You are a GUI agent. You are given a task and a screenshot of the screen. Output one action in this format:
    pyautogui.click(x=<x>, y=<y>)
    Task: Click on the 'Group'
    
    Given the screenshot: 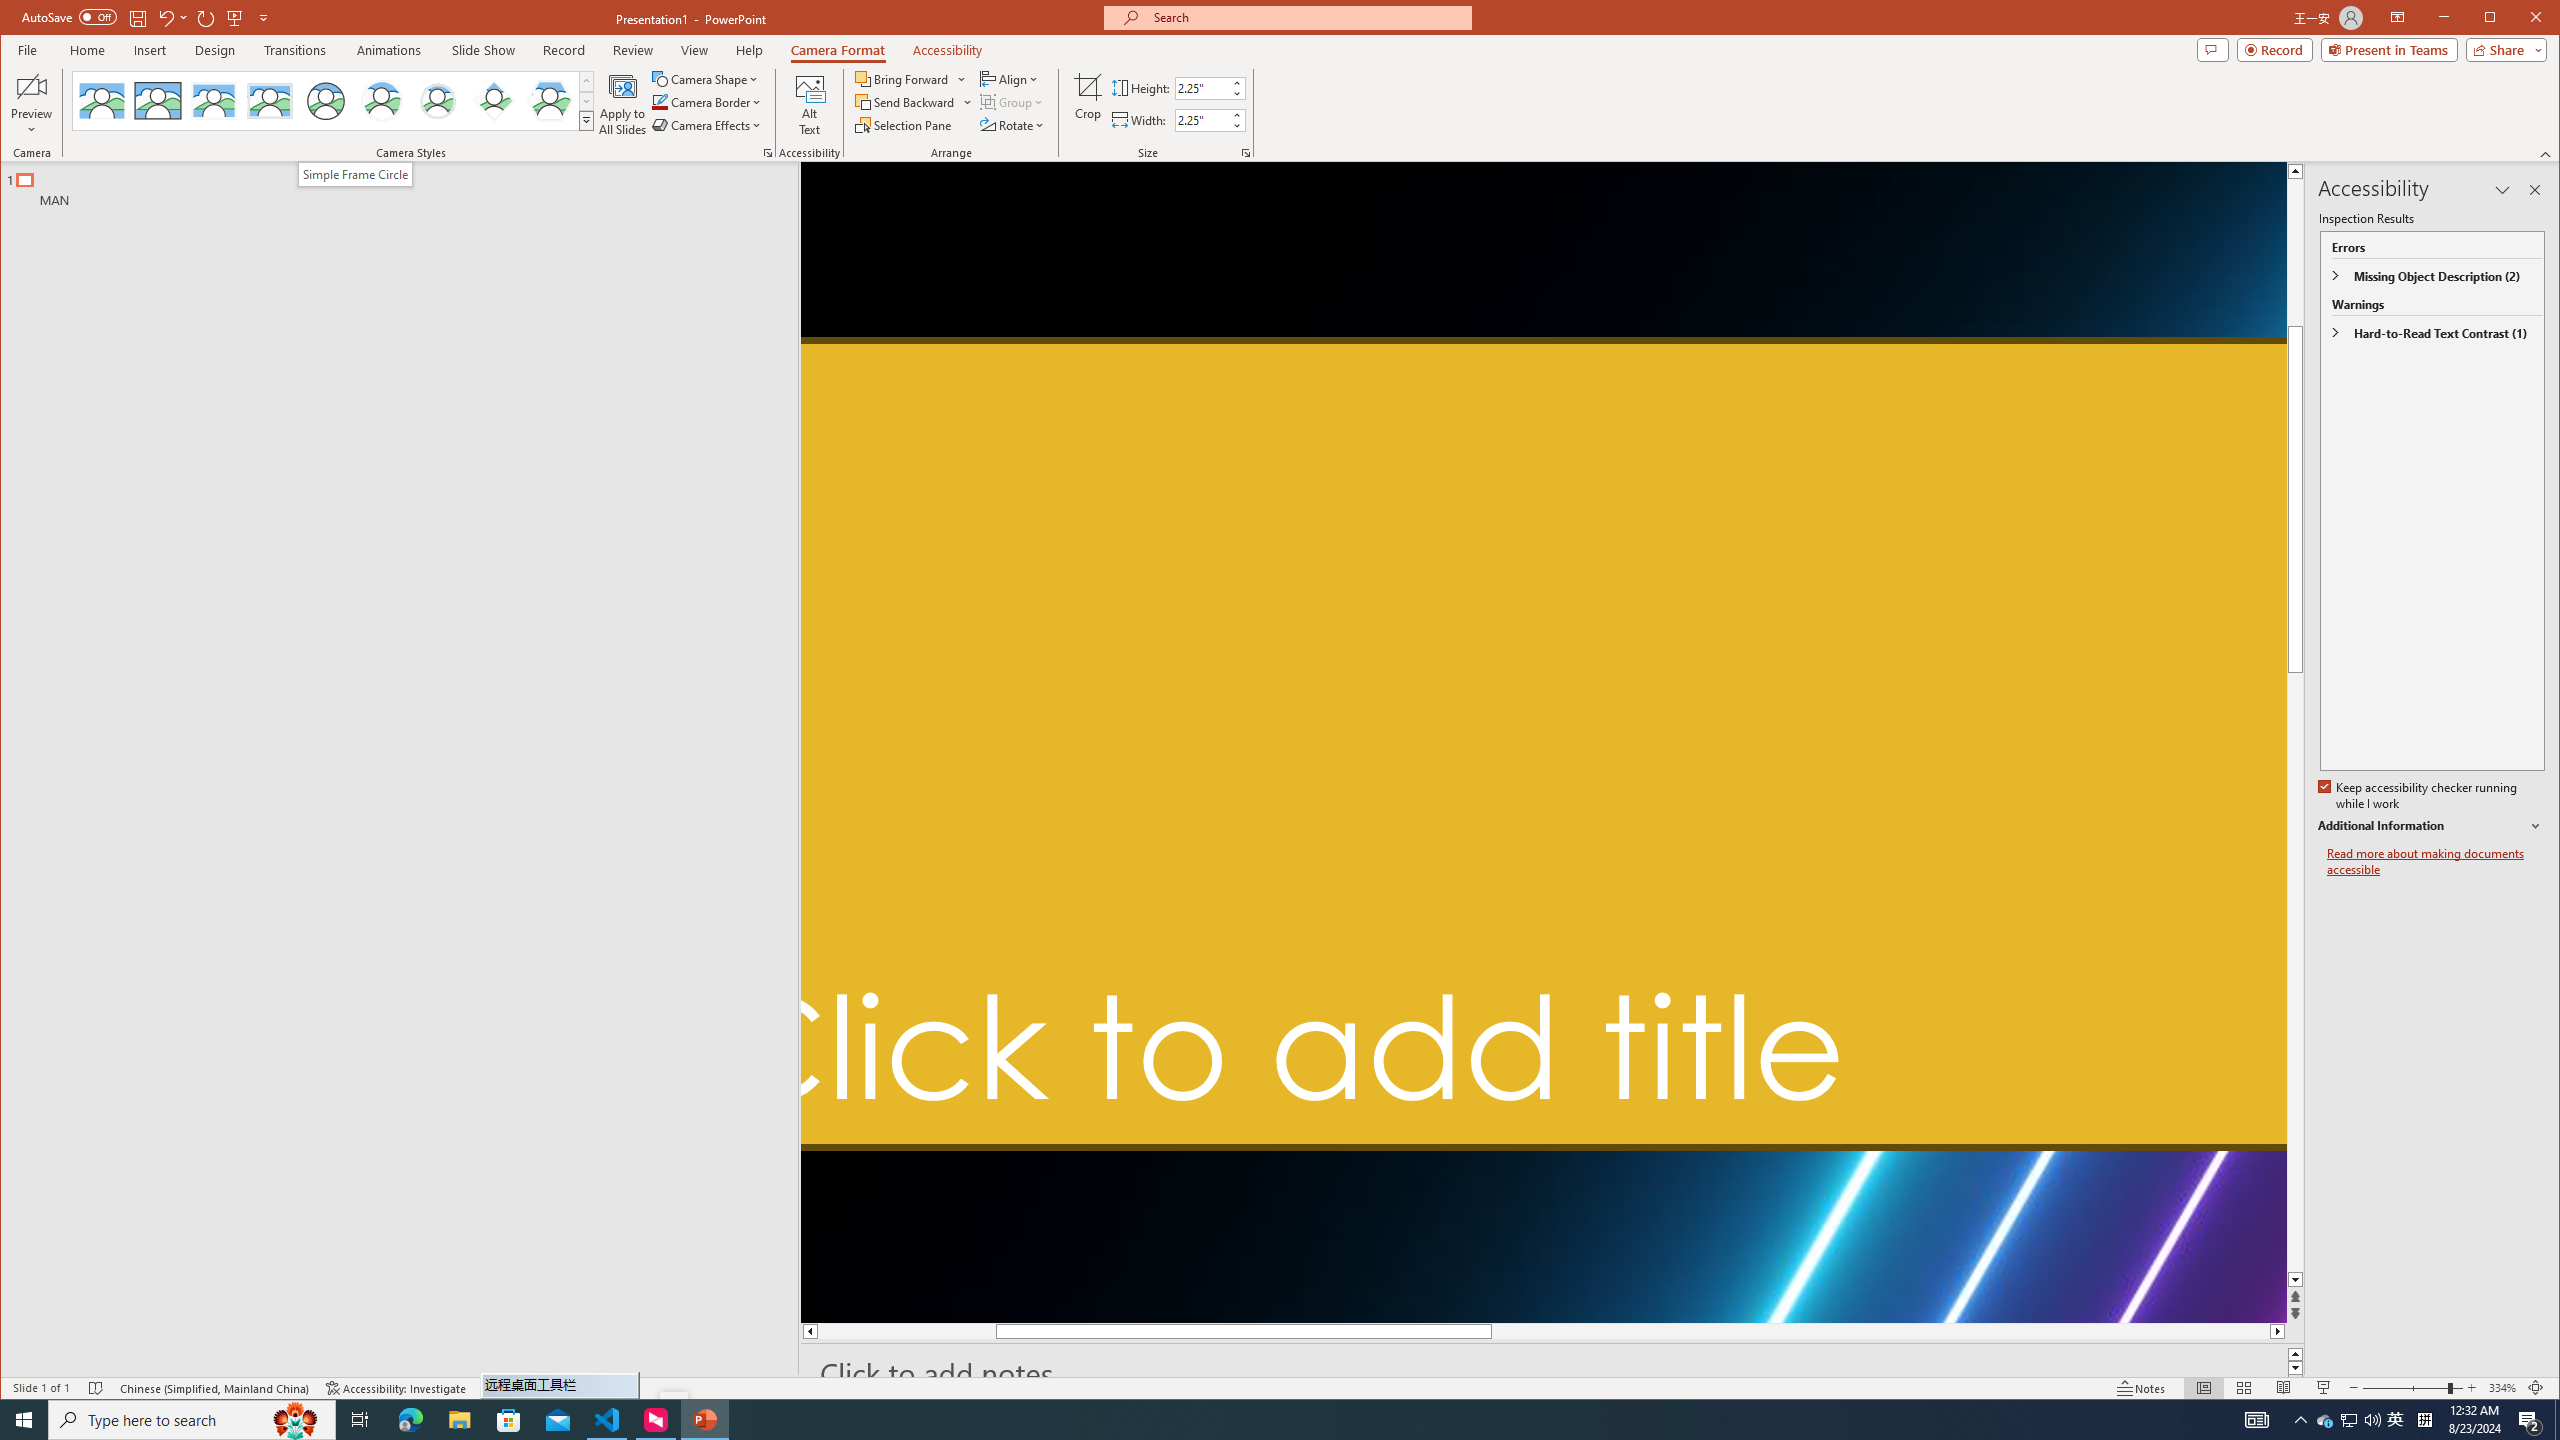 What is the action you would take?
    pyautogui.click(x=1012, y=102)
    